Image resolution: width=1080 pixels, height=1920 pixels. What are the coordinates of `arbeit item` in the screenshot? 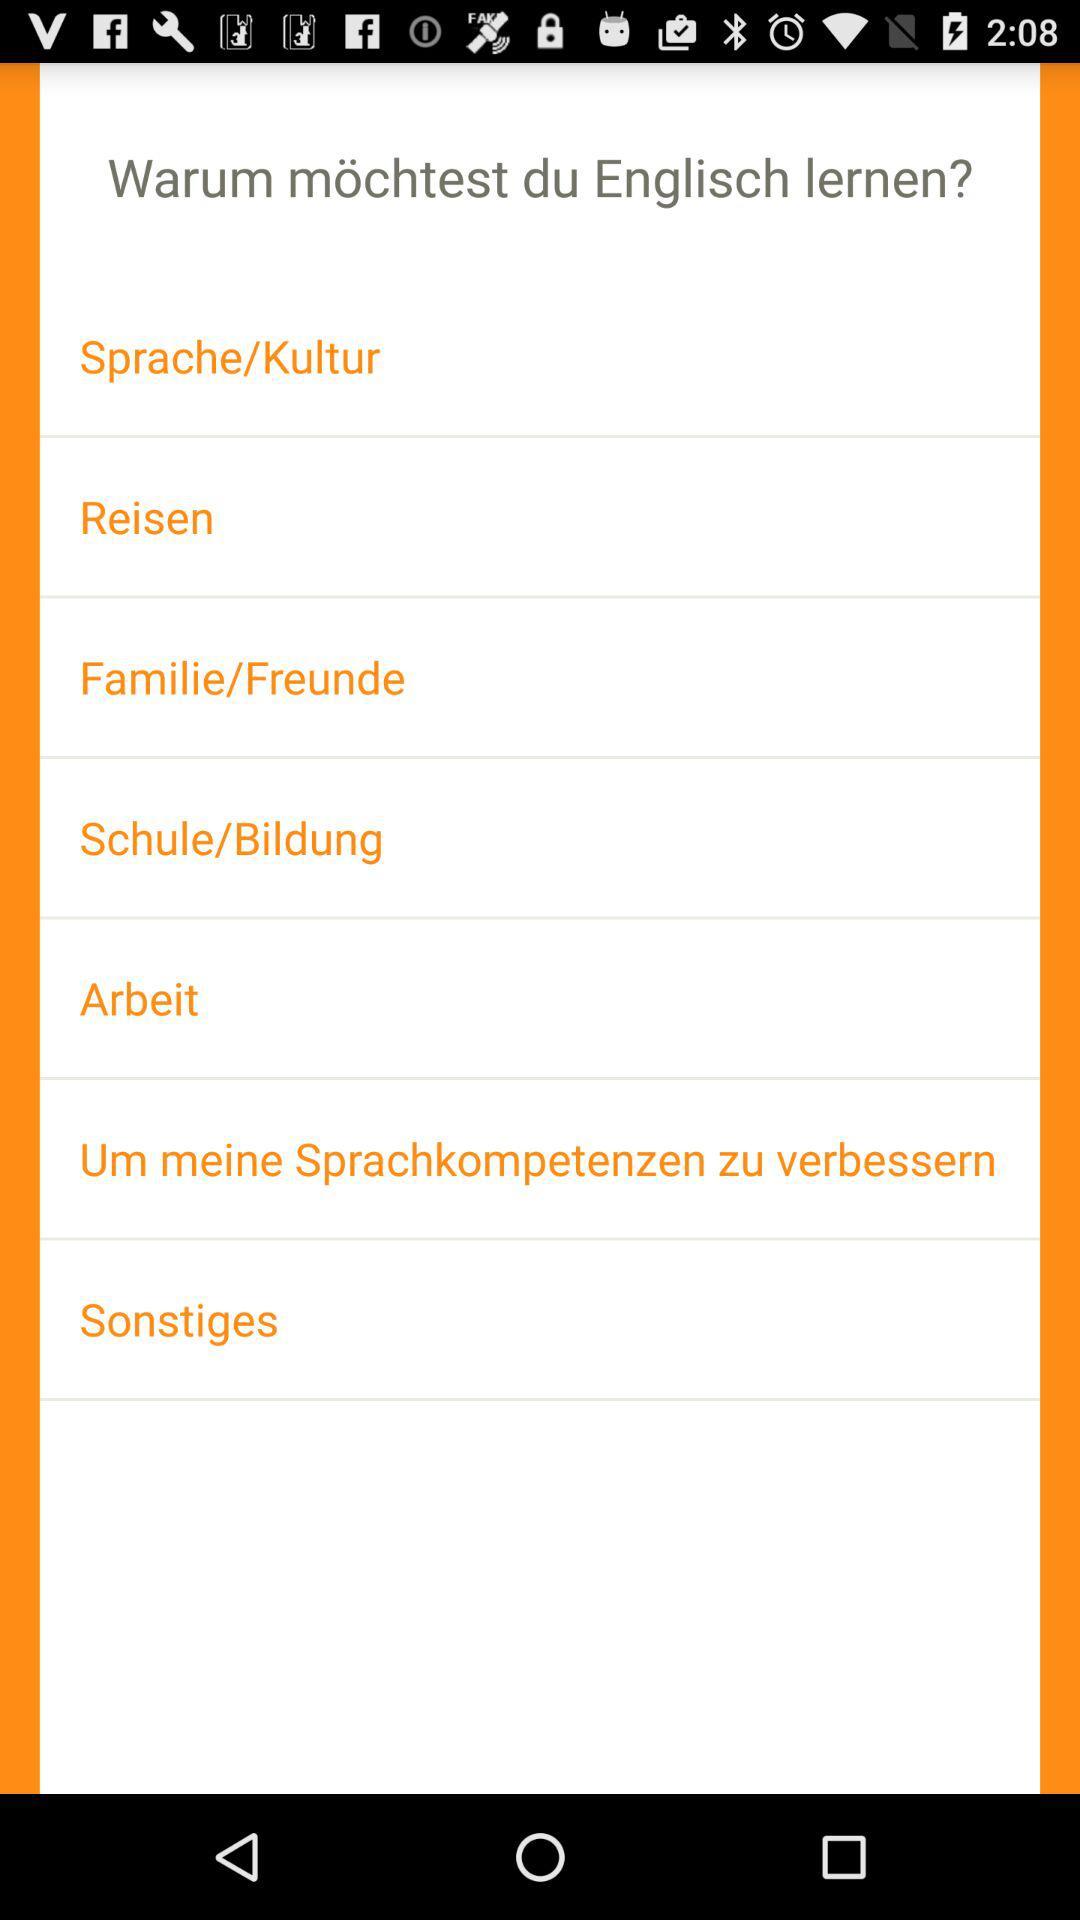 It's located at (540, 998).